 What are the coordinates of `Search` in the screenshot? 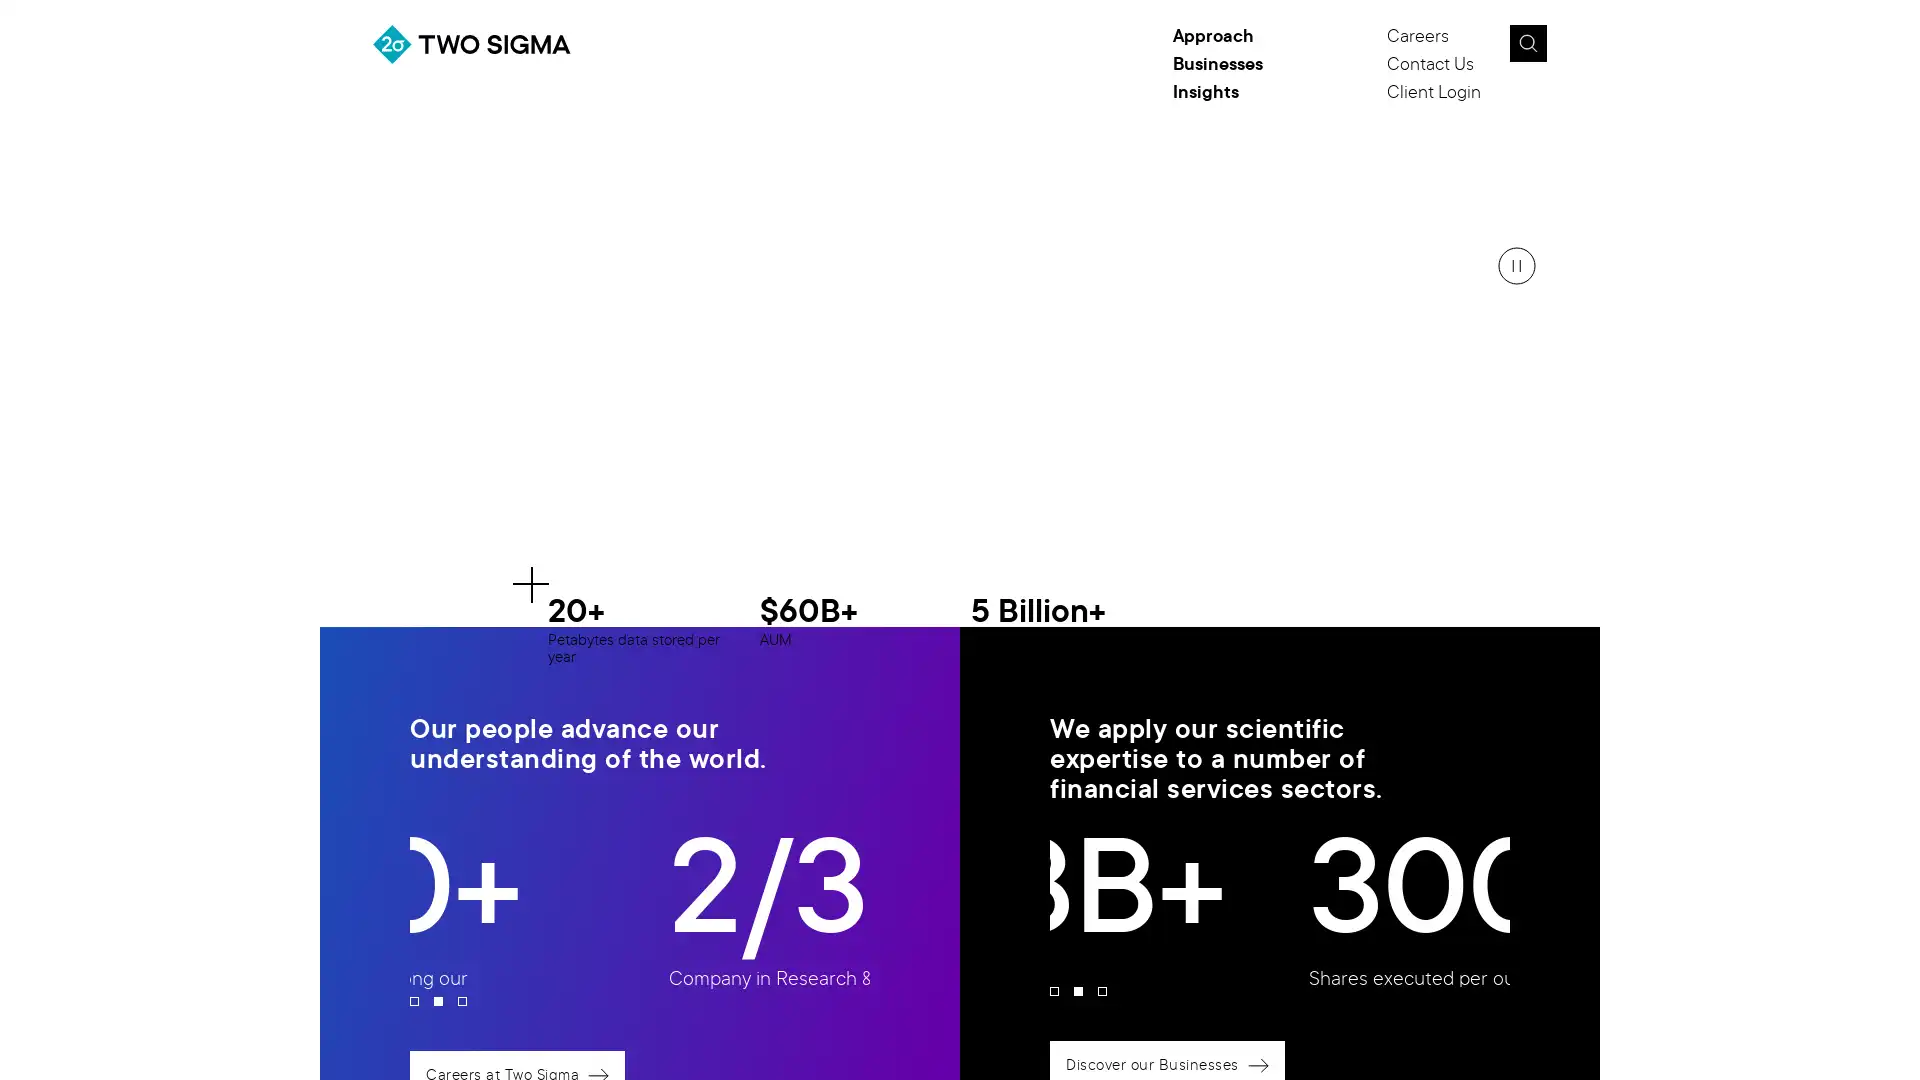 It's located at (1573, 49).